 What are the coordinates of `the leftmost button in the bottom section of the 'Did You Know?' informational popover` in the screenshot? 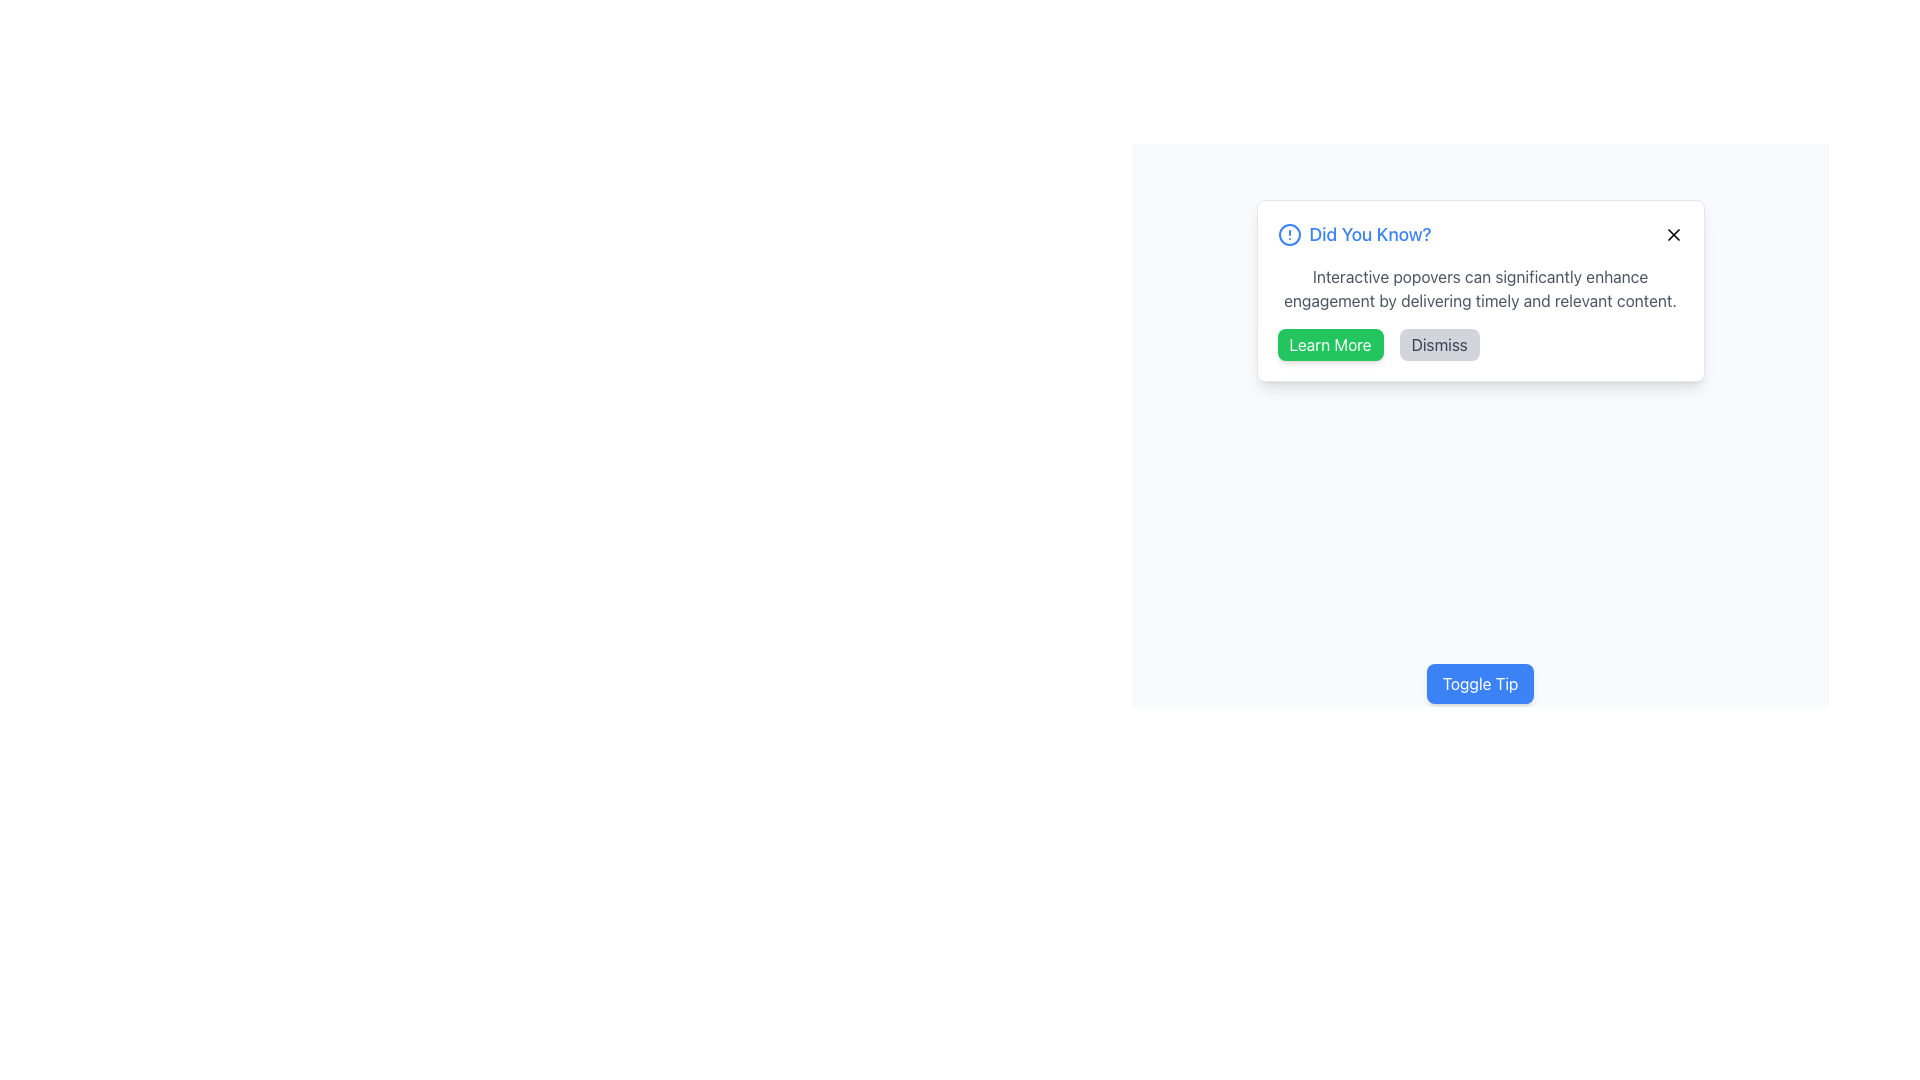 It's located at (1330, 343).